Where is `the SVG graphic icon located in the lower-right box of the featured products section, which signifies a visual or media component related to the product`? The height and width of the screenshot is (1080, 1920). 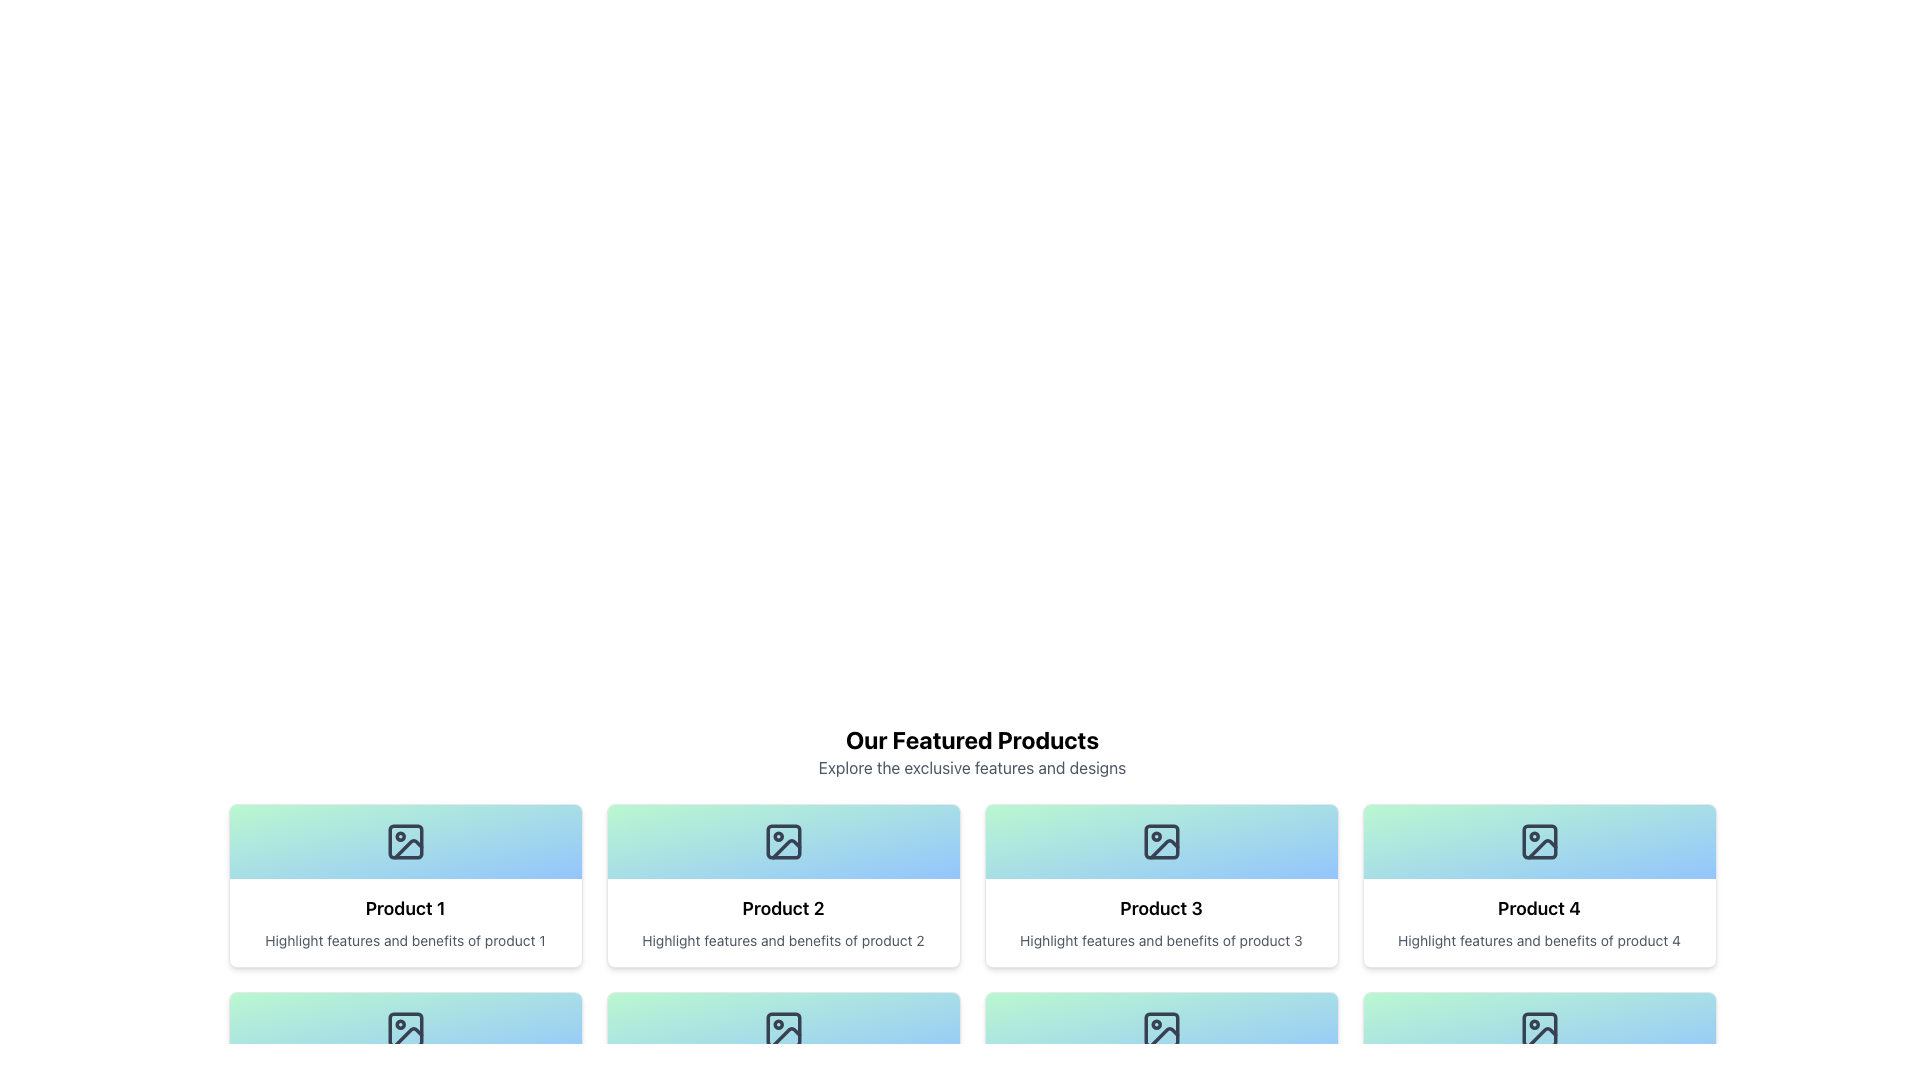 the SVG graphic icon located in the lower-right box of the featured products section, which signifies a visual or media component related to the product is located at coordinates (1161, 1029).